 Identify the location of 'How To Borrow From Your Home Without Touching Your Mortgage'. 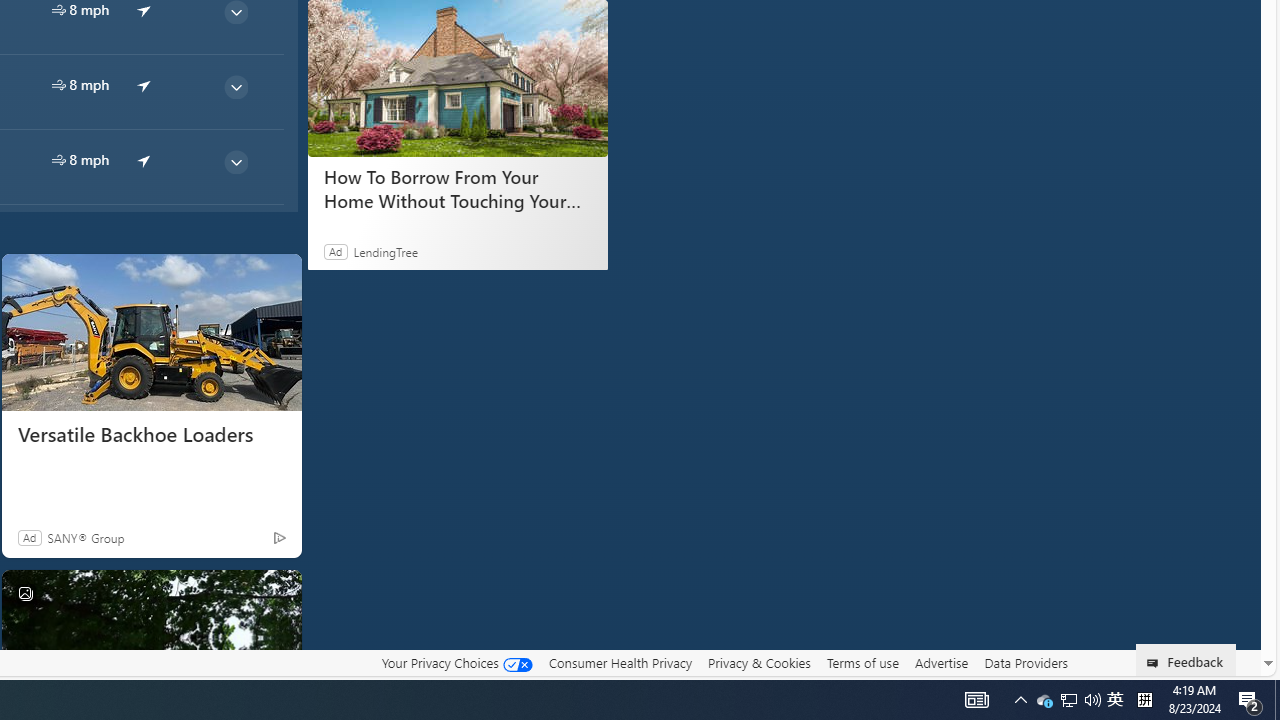
(456, 77).